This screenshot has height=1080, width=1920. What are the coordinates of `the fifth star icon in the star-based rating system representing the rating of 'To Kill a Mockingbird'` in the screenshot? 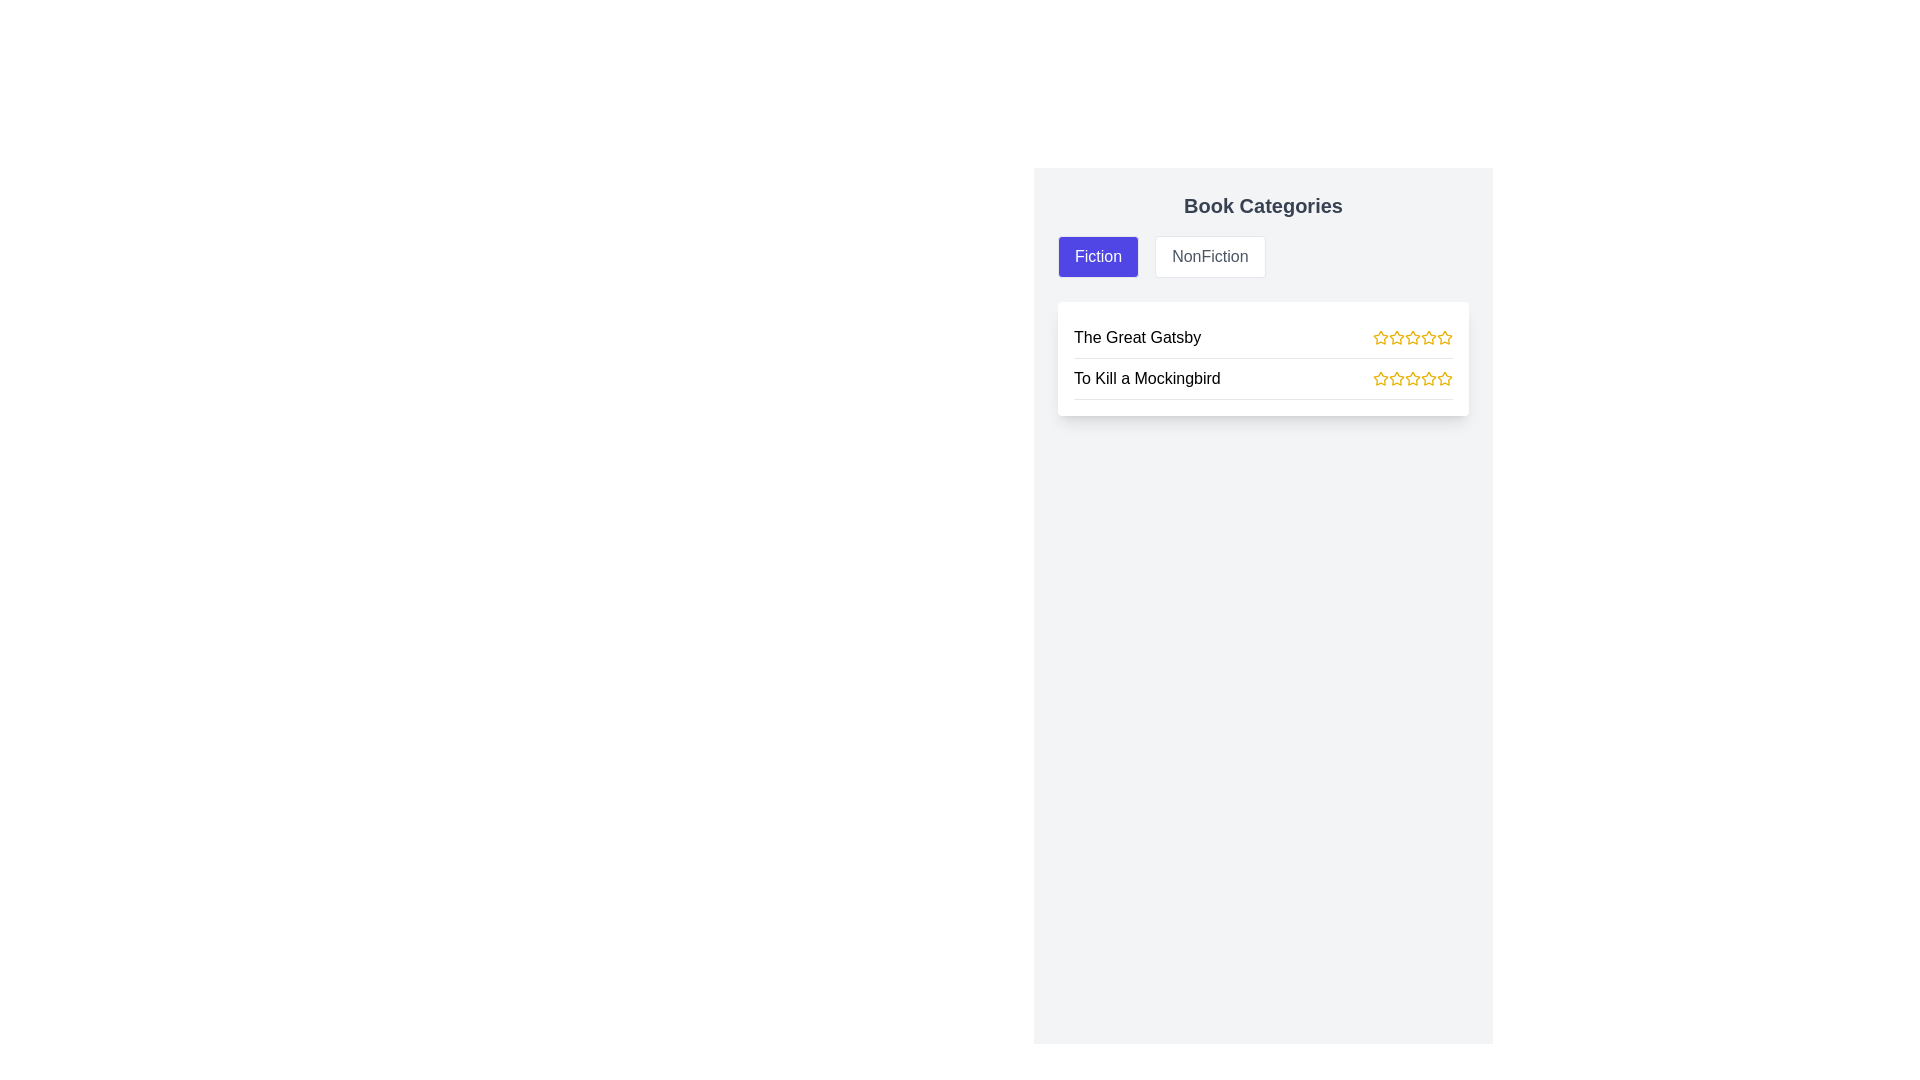 It's located at (1428, 378).